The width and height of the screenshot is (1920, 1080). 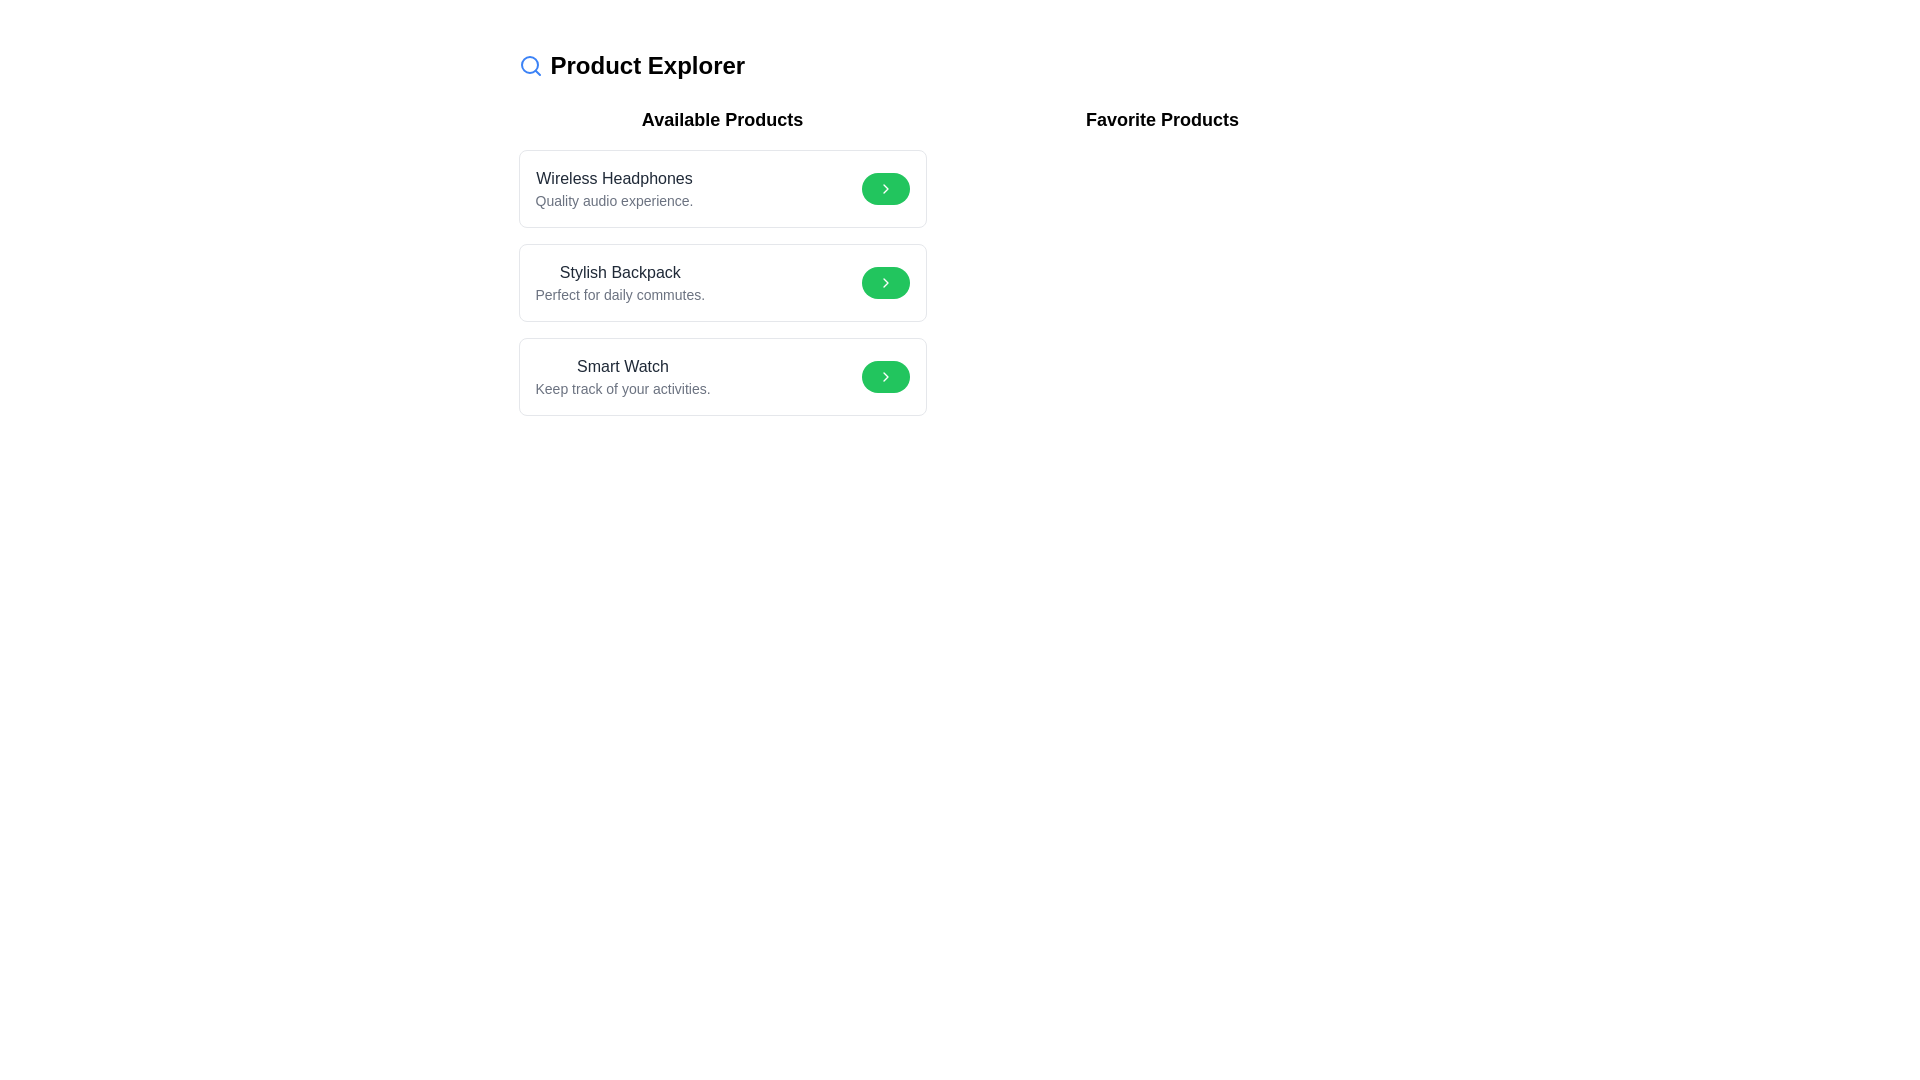 What do you see at coordinates (622, 366) in the screenshot?
I see `the text label displaying 'Smart Watch' in the 'Available Products' section of the 'Product Explorer' interface, which is positioned above the text 'Keep track of your activities.'` at bounding box center [622, 366].